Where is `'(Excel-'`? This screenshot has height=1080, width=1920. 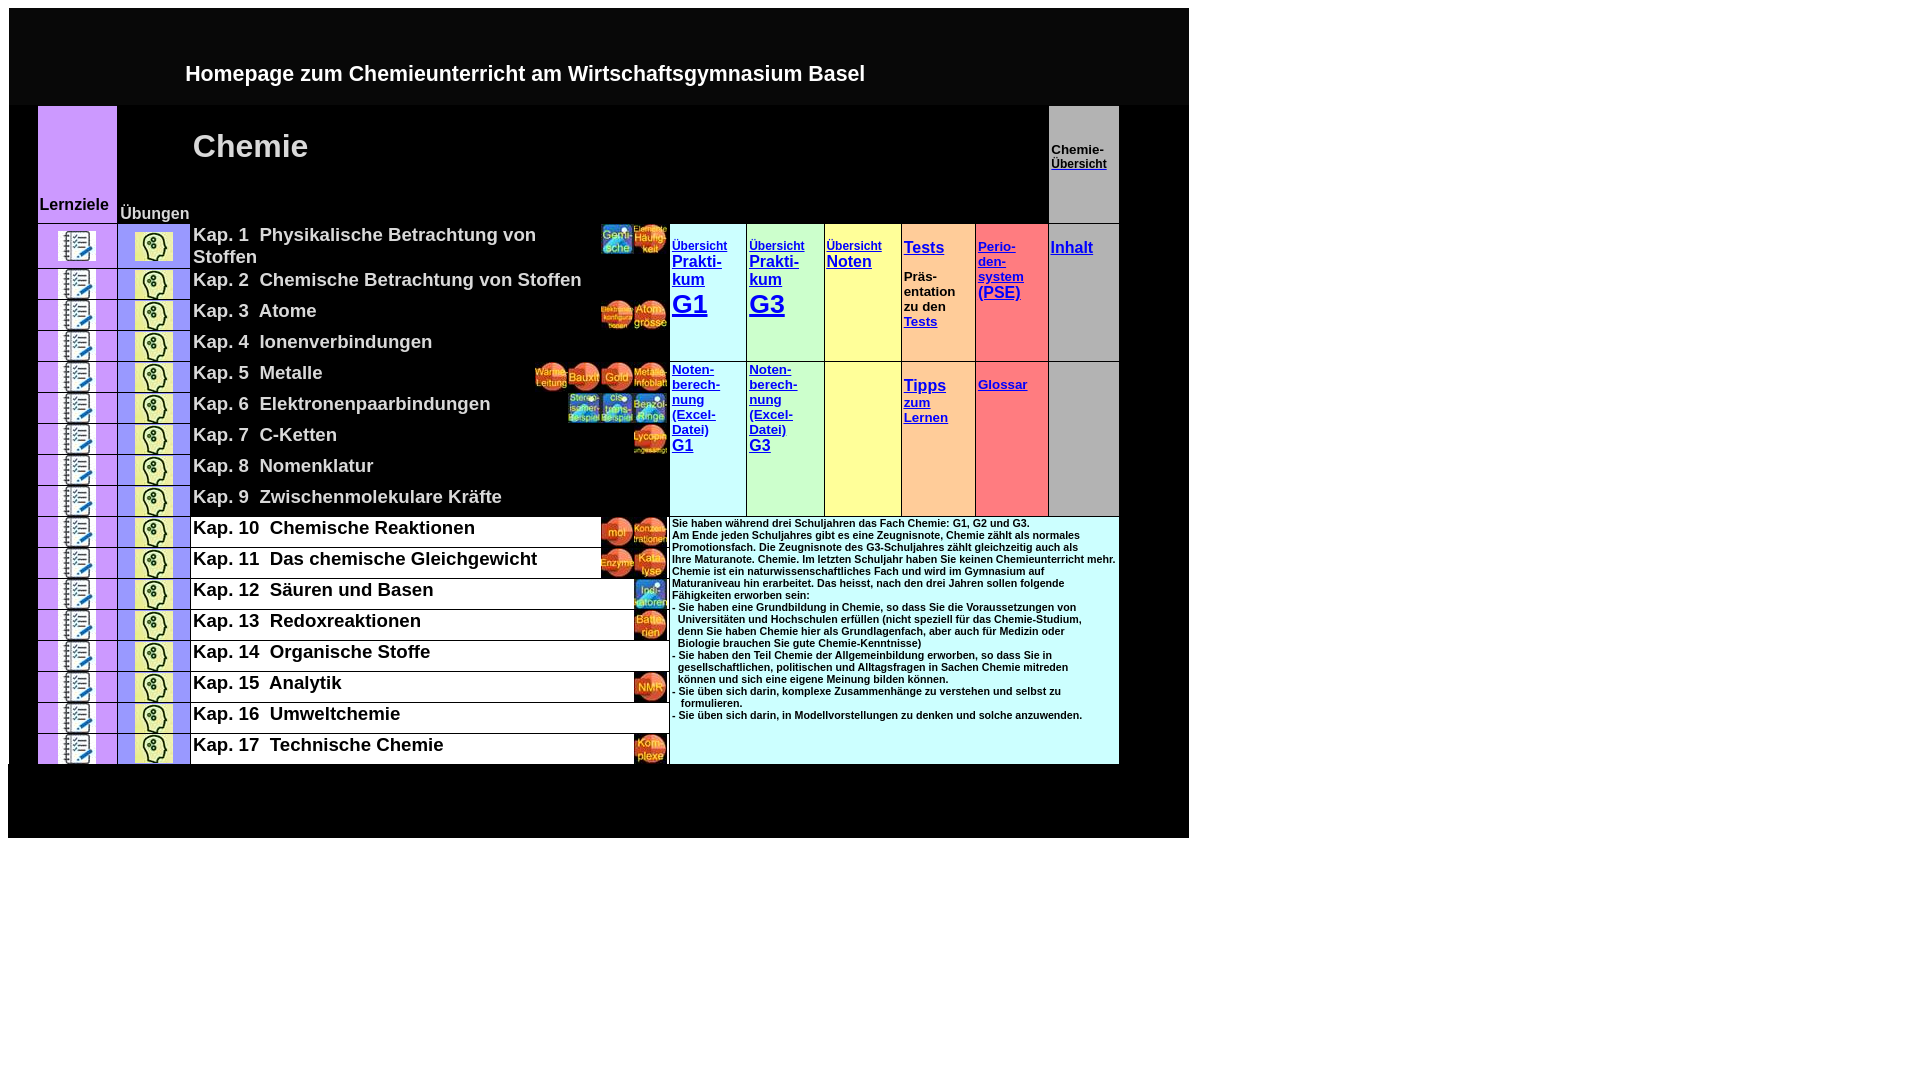
'(Excel-' is located at coordinates (694, 413).